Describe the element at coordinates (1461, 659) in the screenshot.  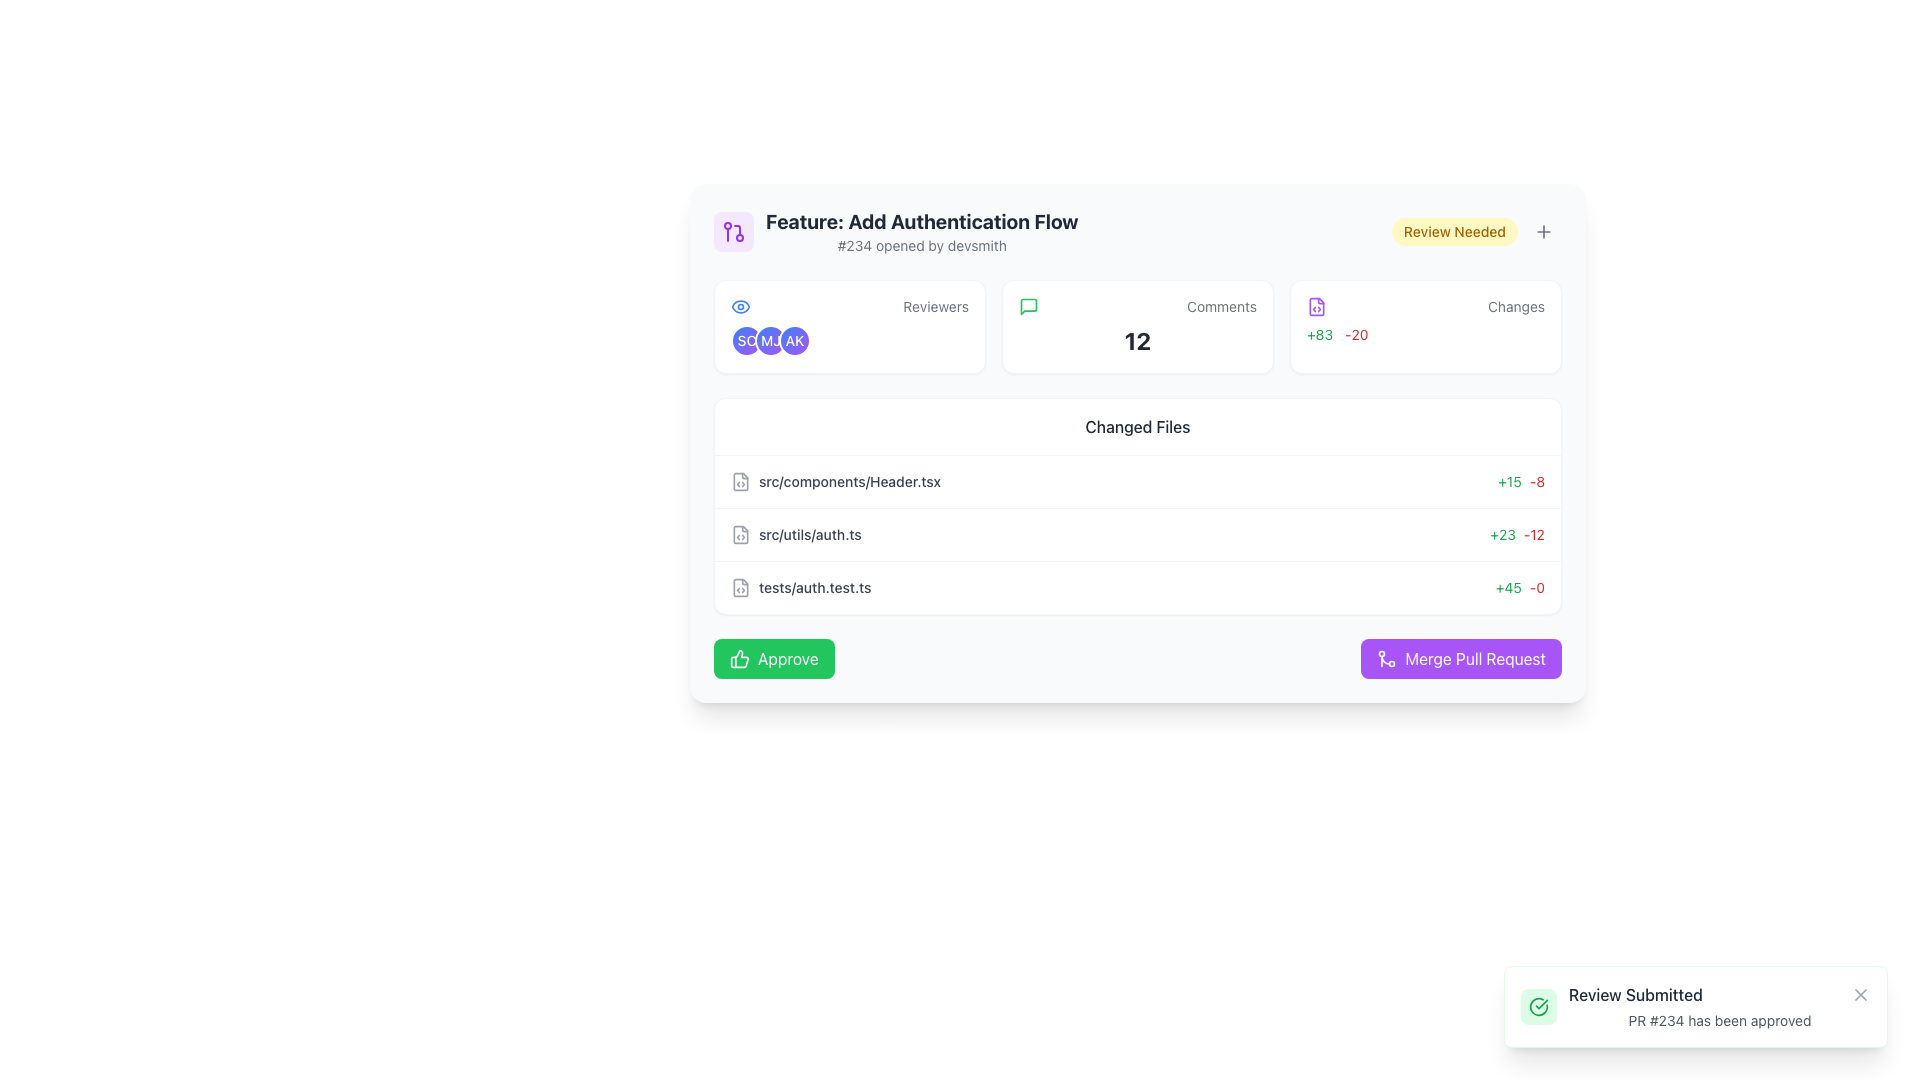
I see `the button located at the bottom-right corner of the pull request summary card, positioned to the right of the green 'Approve' button, to observe the hover effect` at that location.